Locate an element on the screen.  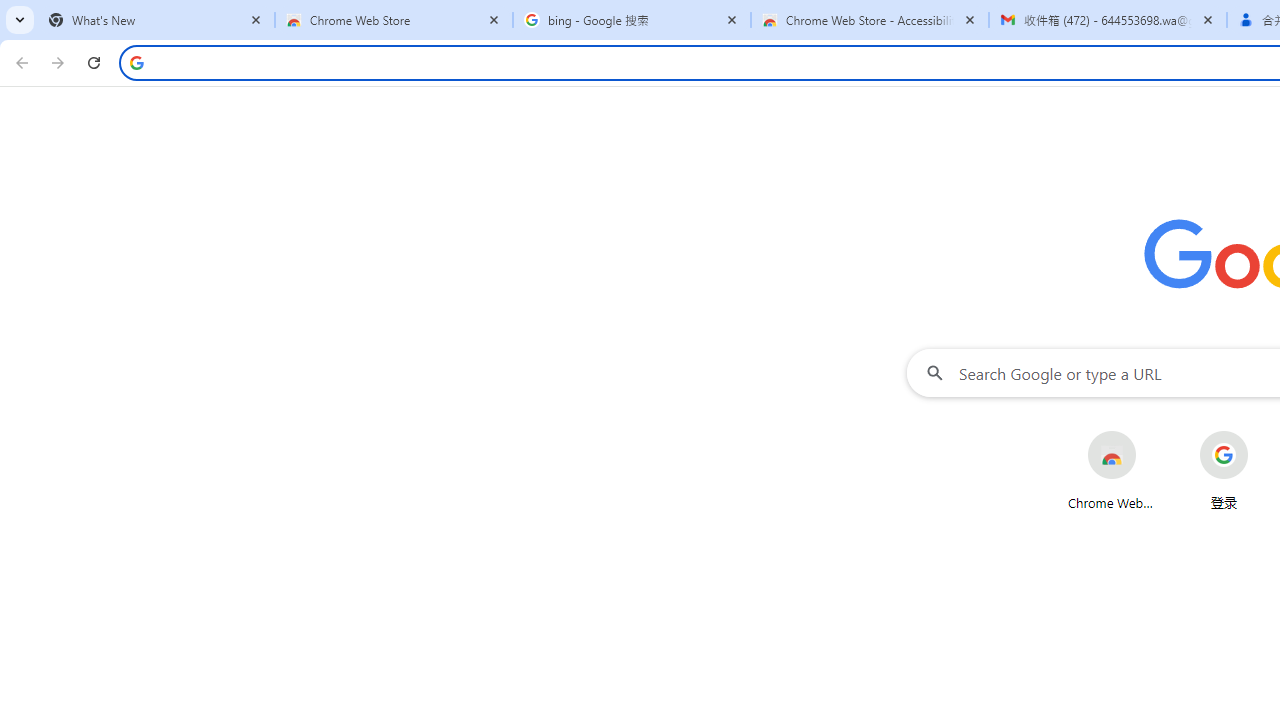
'More actions for Chrome Web Store shortcut' is located at coordinates (1152, 432).